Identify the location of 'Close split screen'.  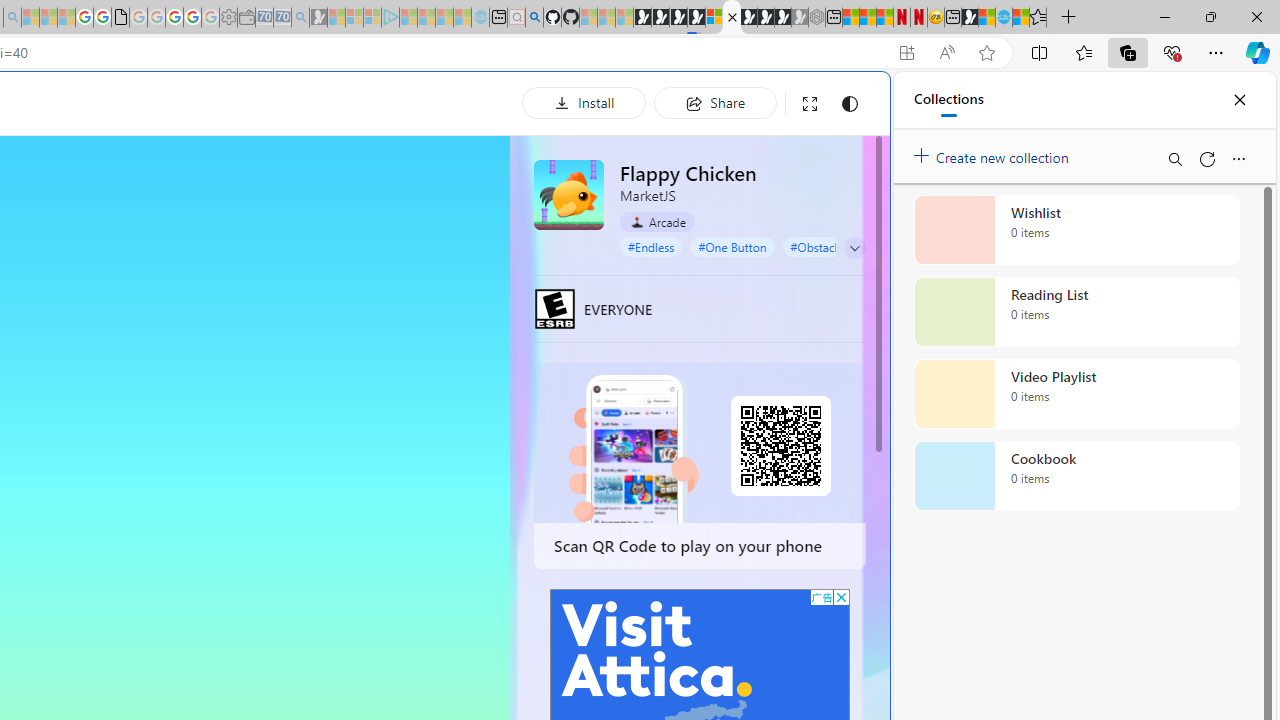
(844, 102).